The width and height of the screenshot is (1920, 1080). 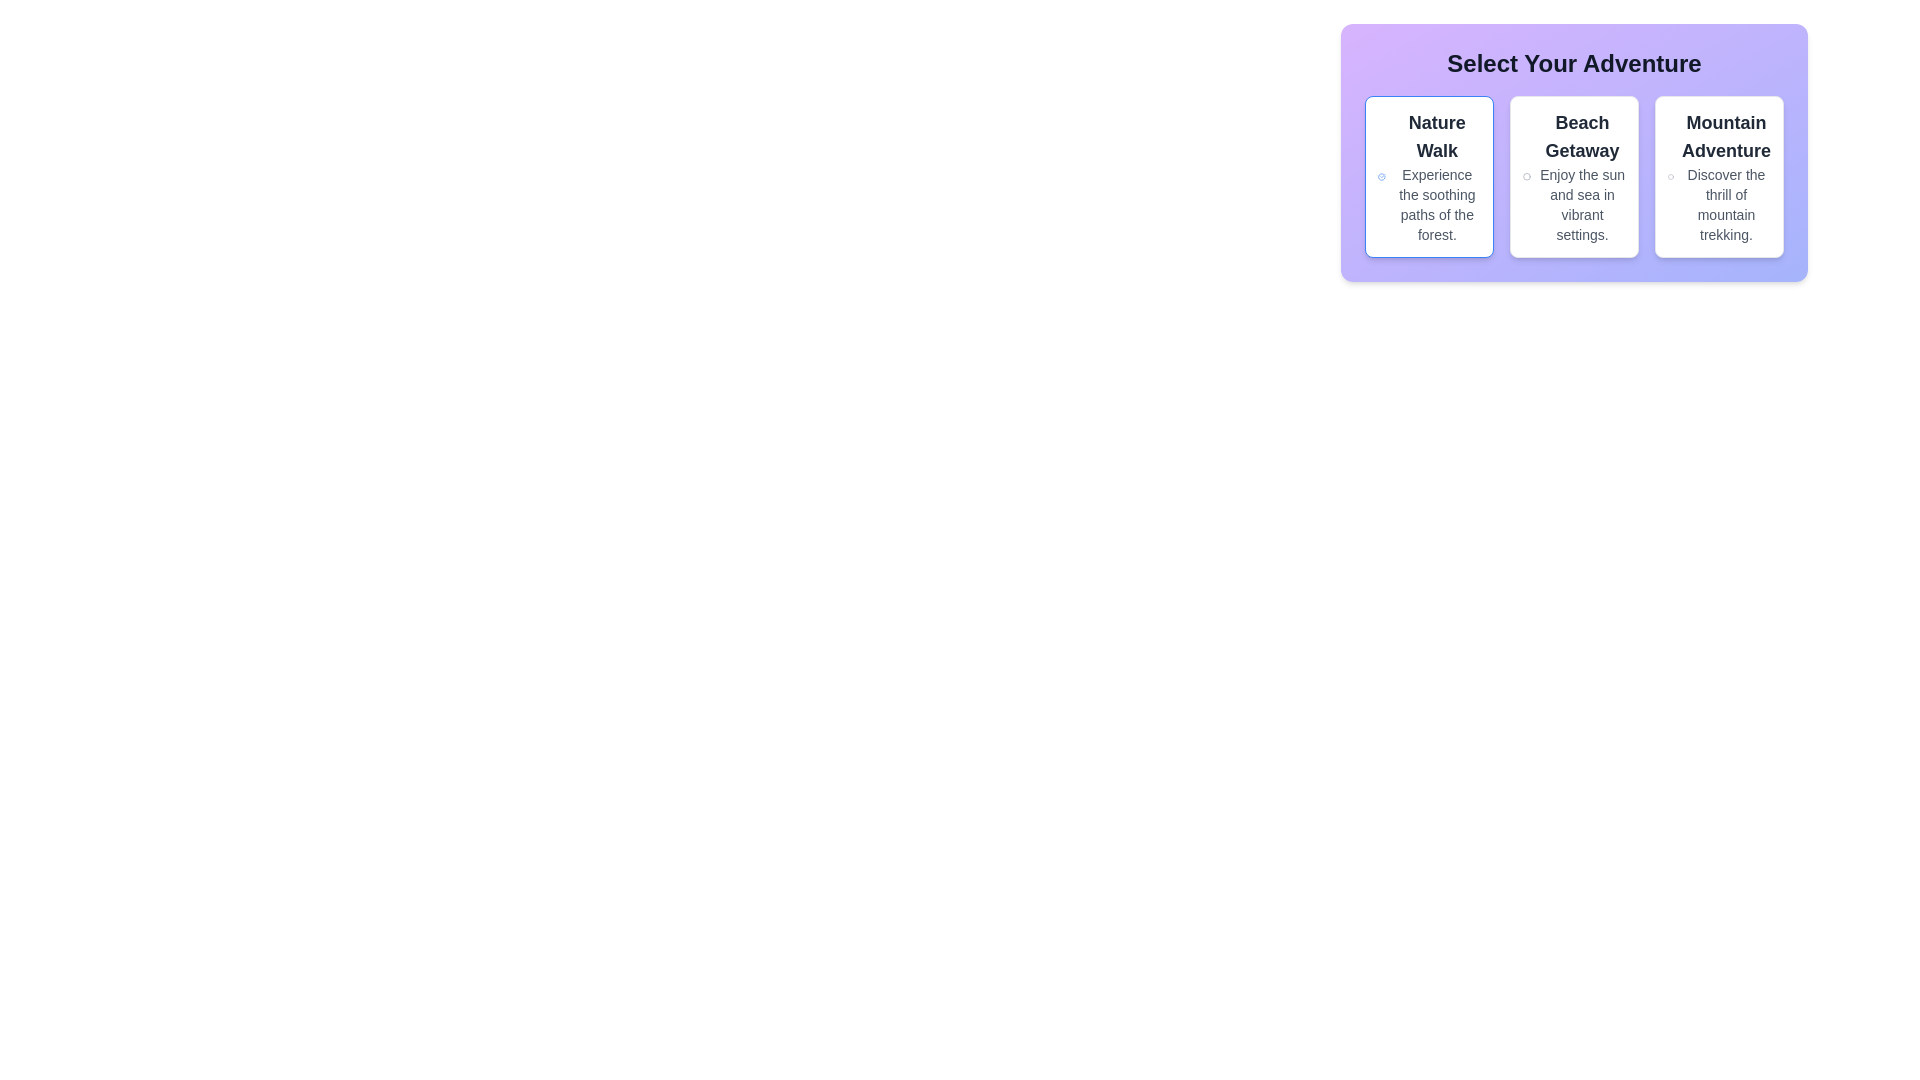 I want to click on the descriptive text block titled 'Beach Getaway' which includes the text 'Enjoy the sun and sea in vibrant settings.' This block is located in the center of a triplet of adventure options under 'Select Your Adventure.', so click(x=1581, y=176).